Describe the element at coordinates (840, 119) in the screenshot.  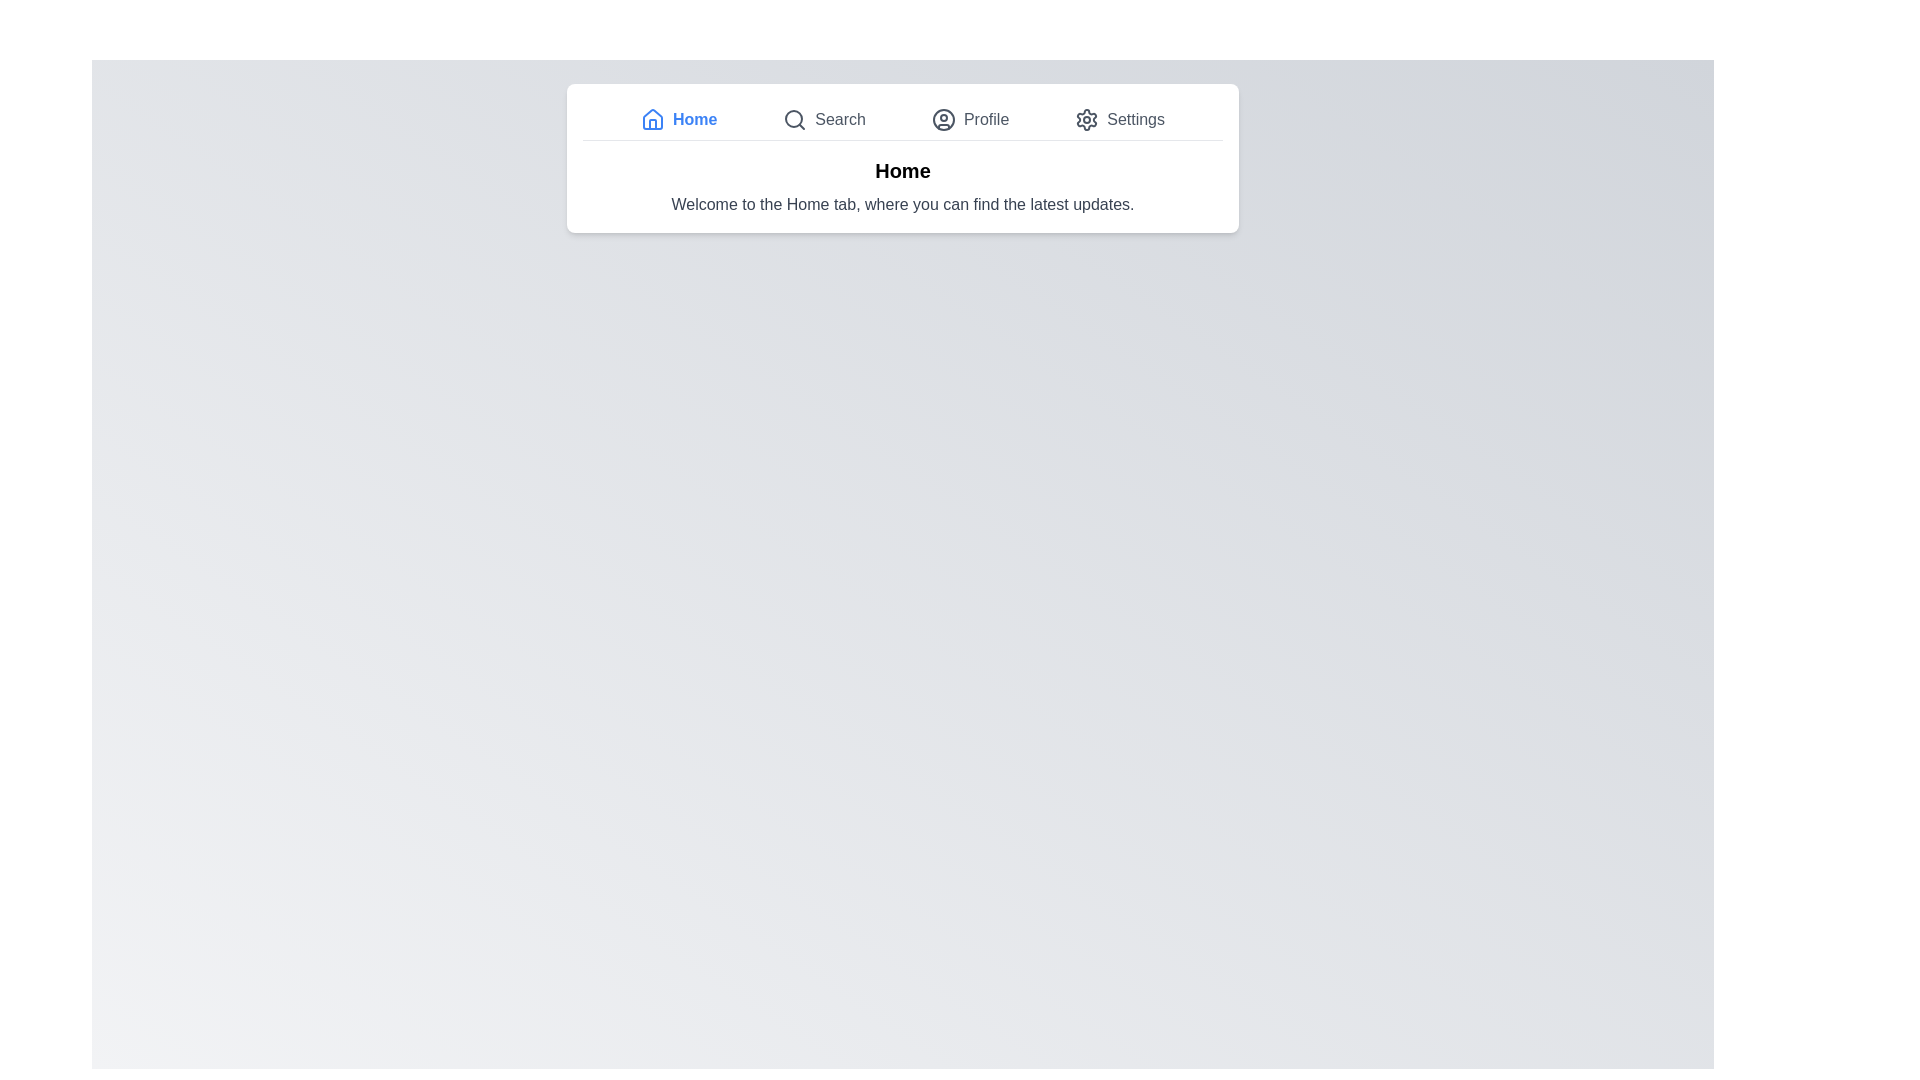
I see `text from the 'Search' label, which is positioned centrally in the navigation menu and visually appears in gray next to a magnifying glass icon` at that location.